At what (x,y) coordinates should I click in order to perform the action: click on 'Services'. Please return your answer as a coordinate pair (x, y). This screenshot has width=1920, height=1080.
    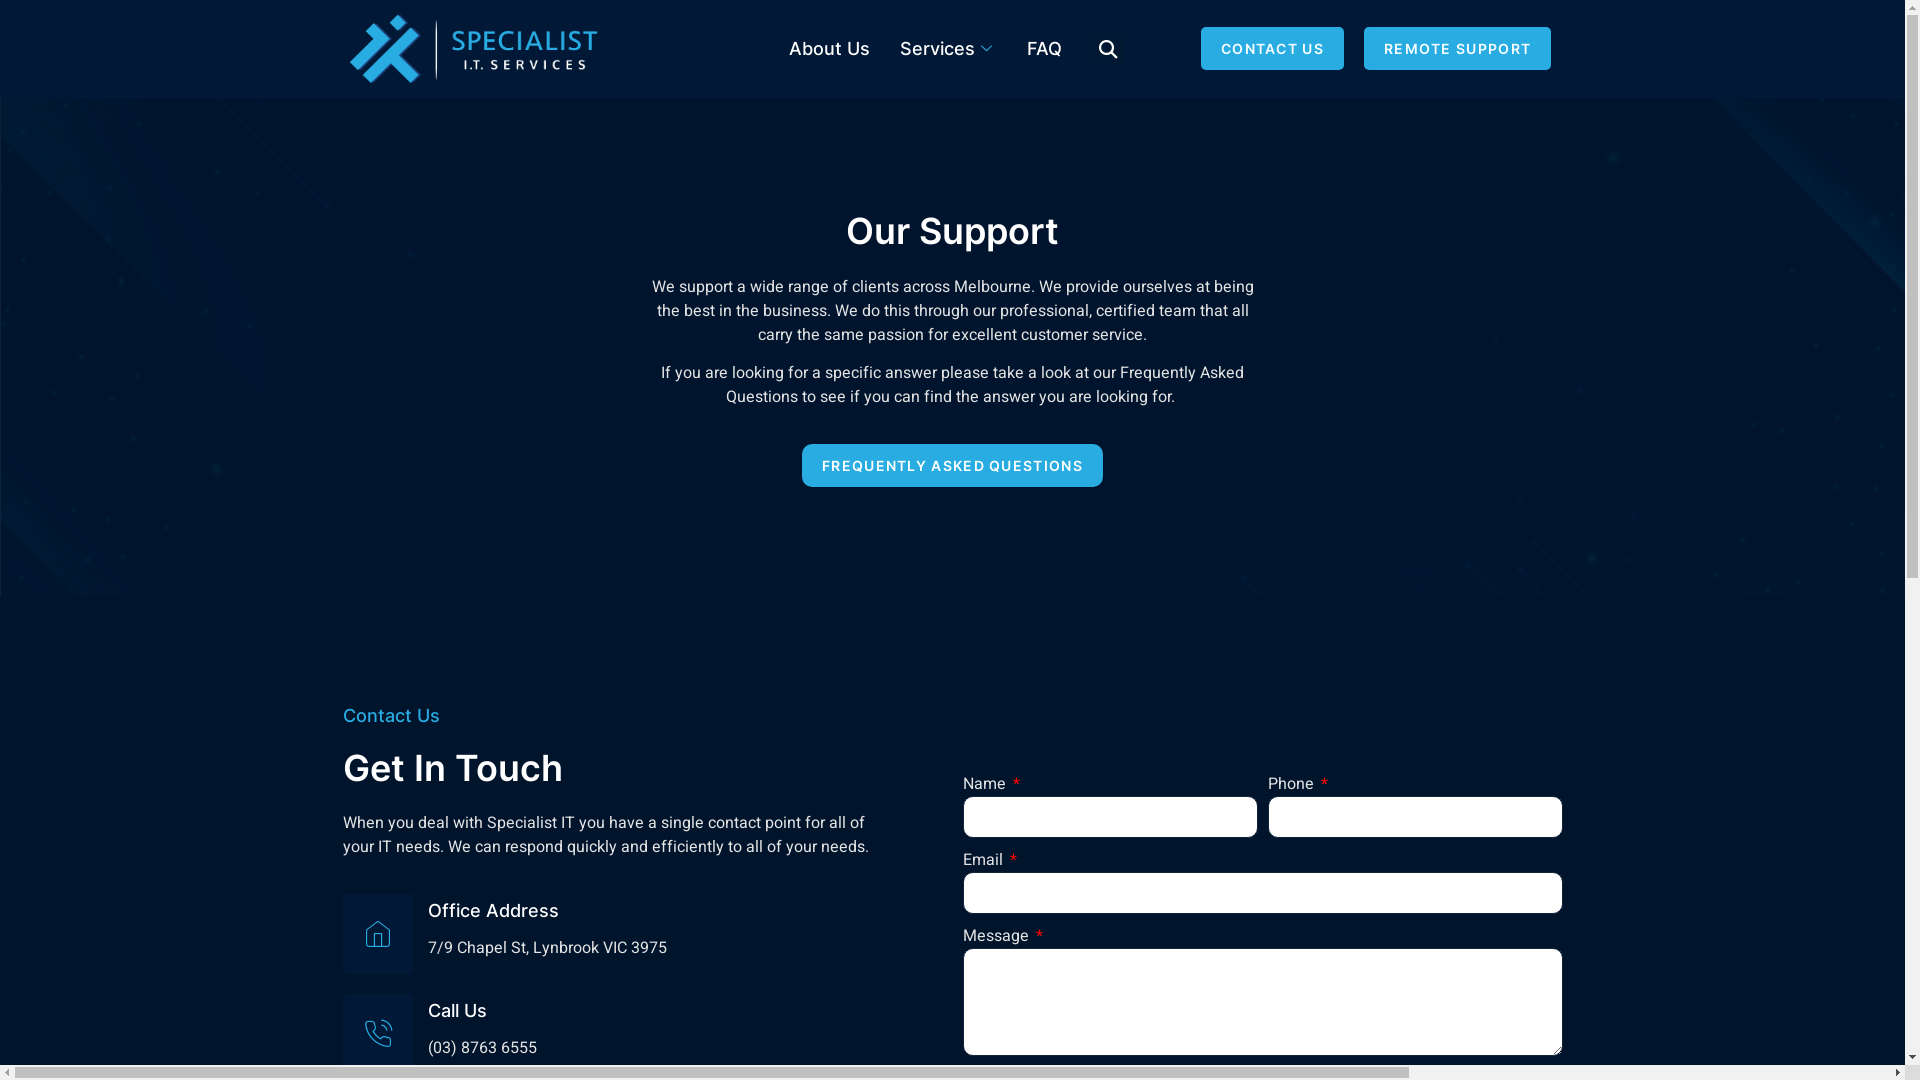
    Looking at the image, I should click on (882, 48).